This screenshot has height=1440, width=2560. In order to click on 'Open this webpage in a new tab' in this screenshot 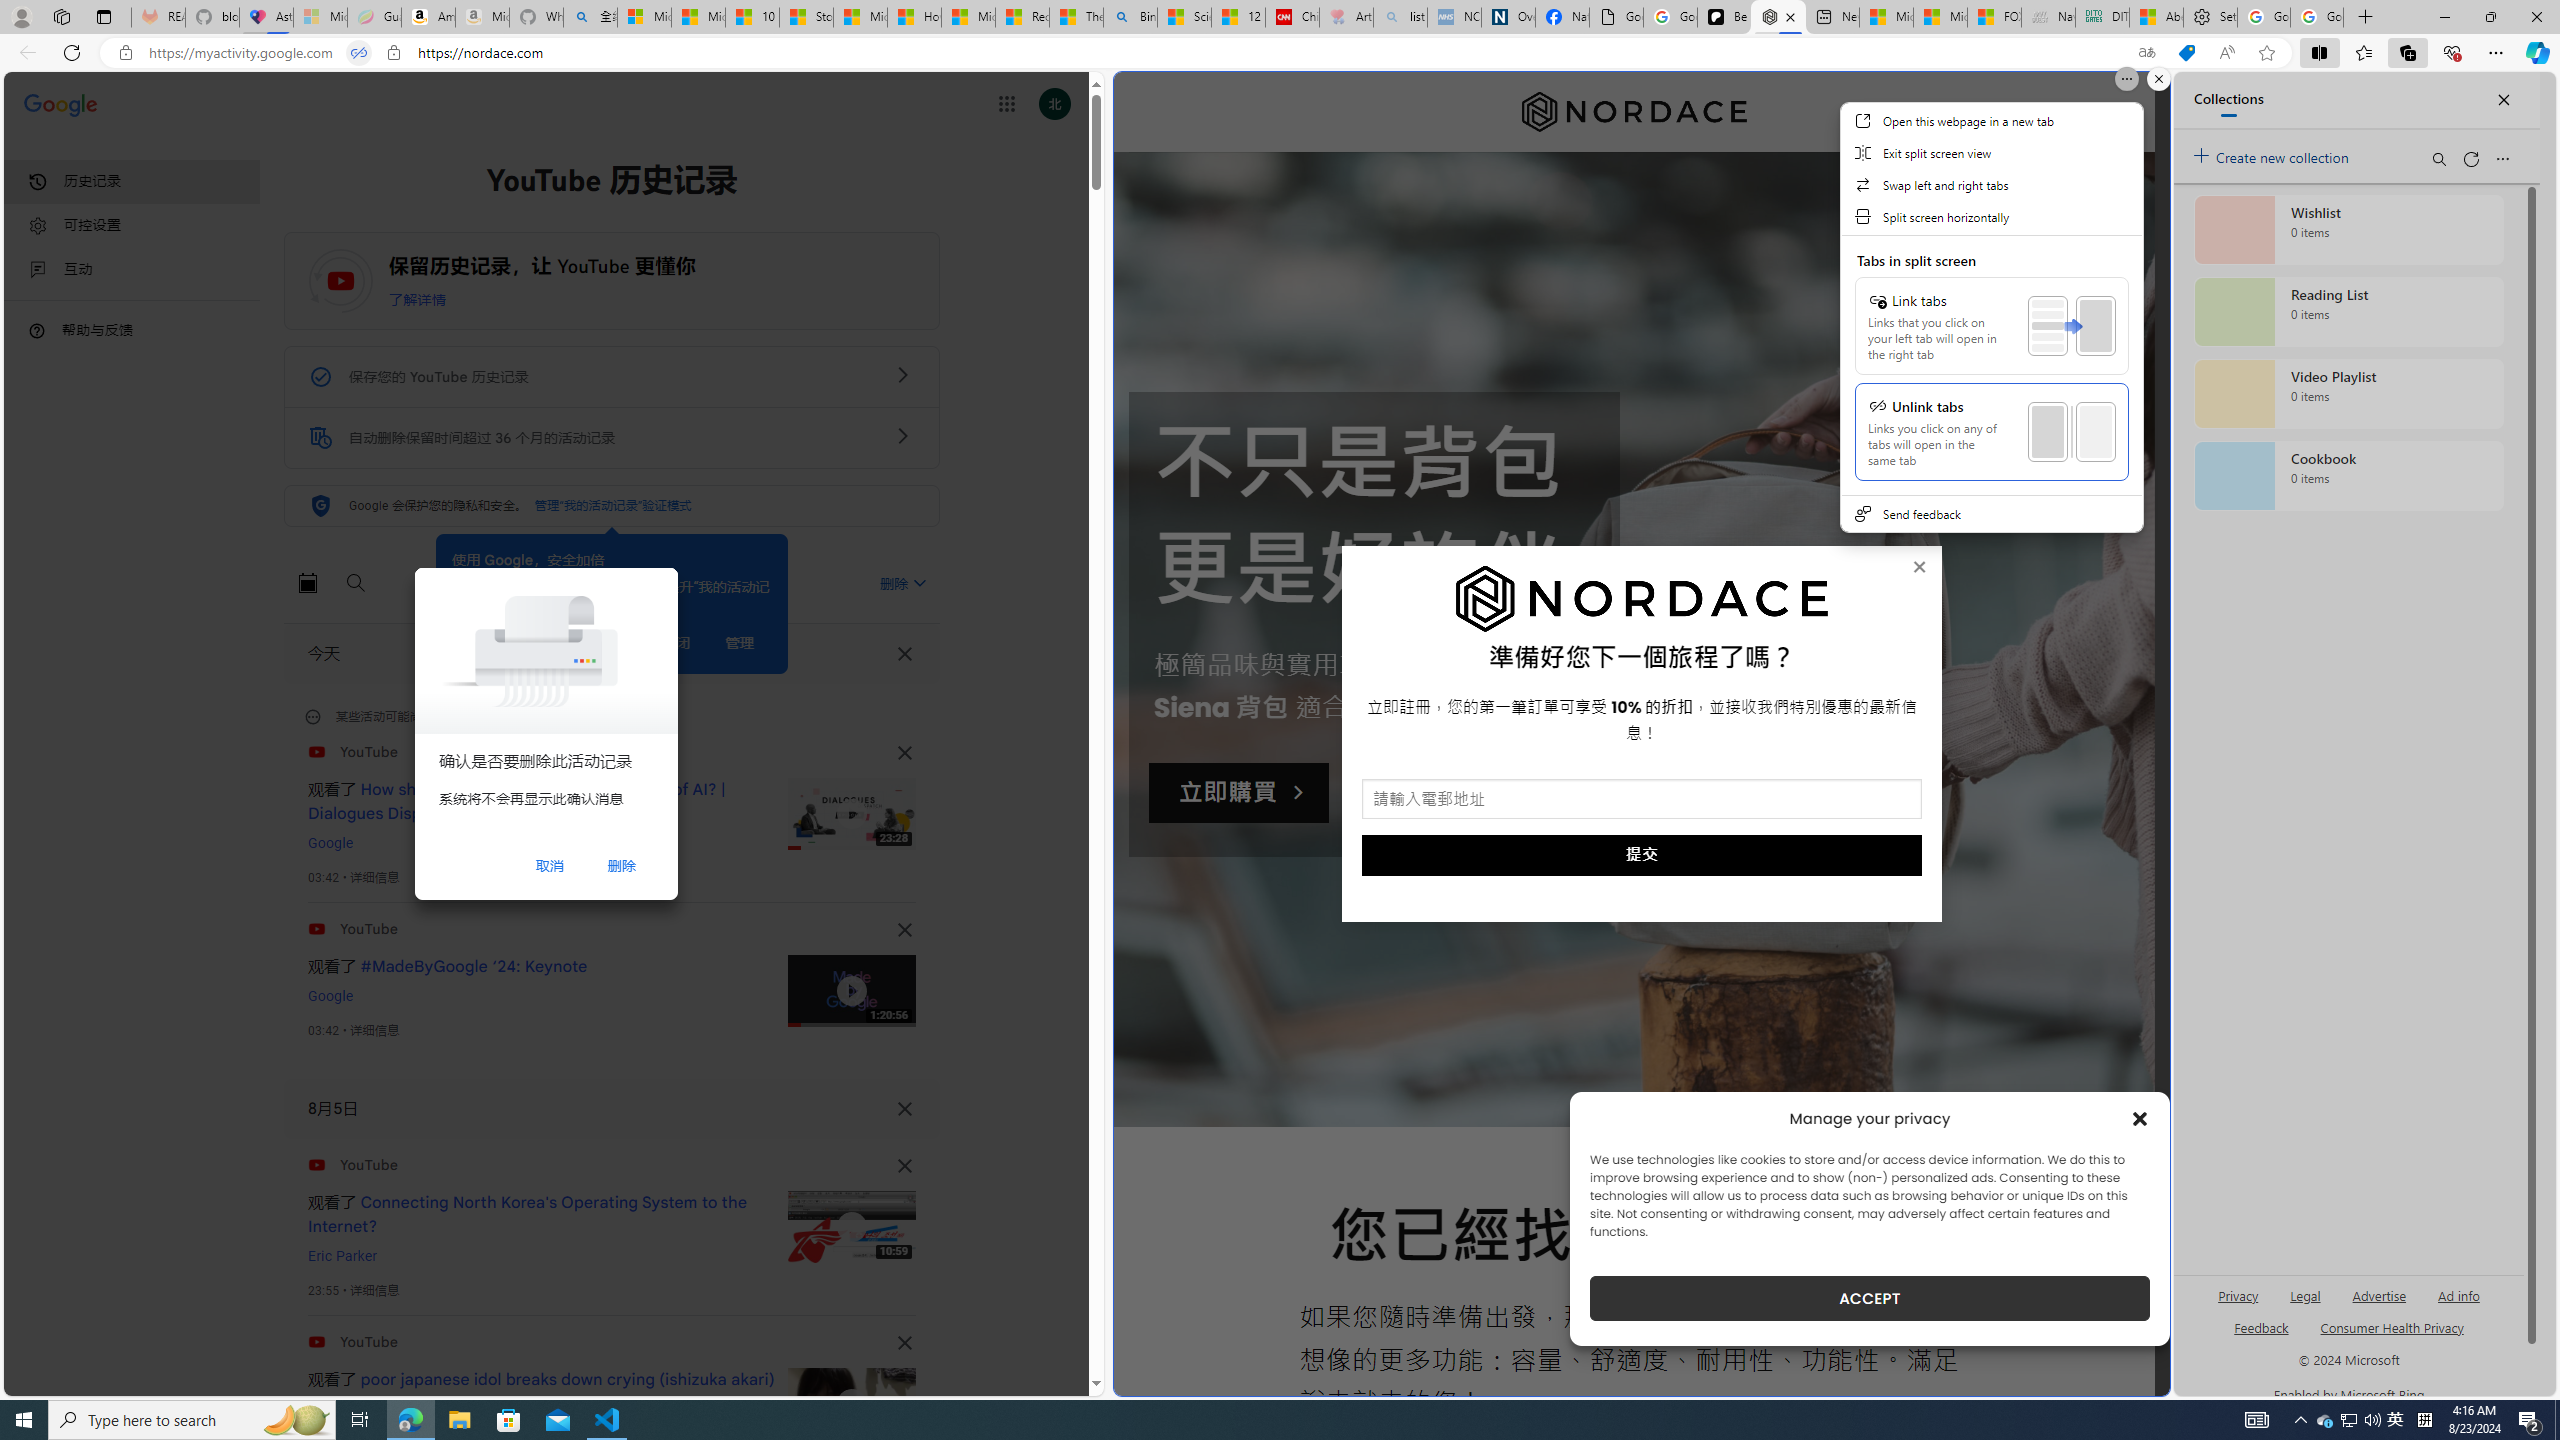, I will do `click(1990, 119)`.